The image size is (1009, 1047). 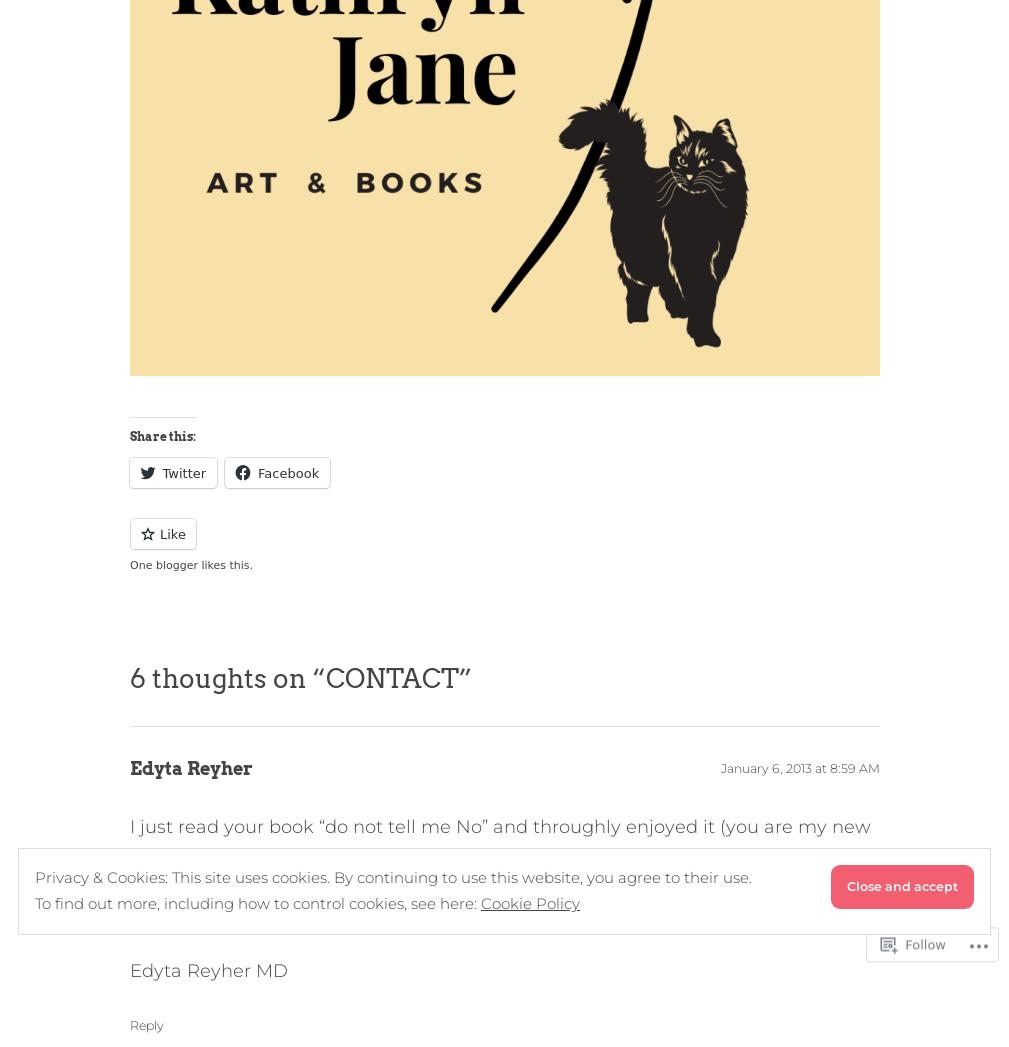 What do you see at coordinates (34, 875) in the screenshot?
I see `'Privacy & Cookies: This site uses cookies. By continuing to use this website, you agree to their use.'` at bounding box center [34, 875].